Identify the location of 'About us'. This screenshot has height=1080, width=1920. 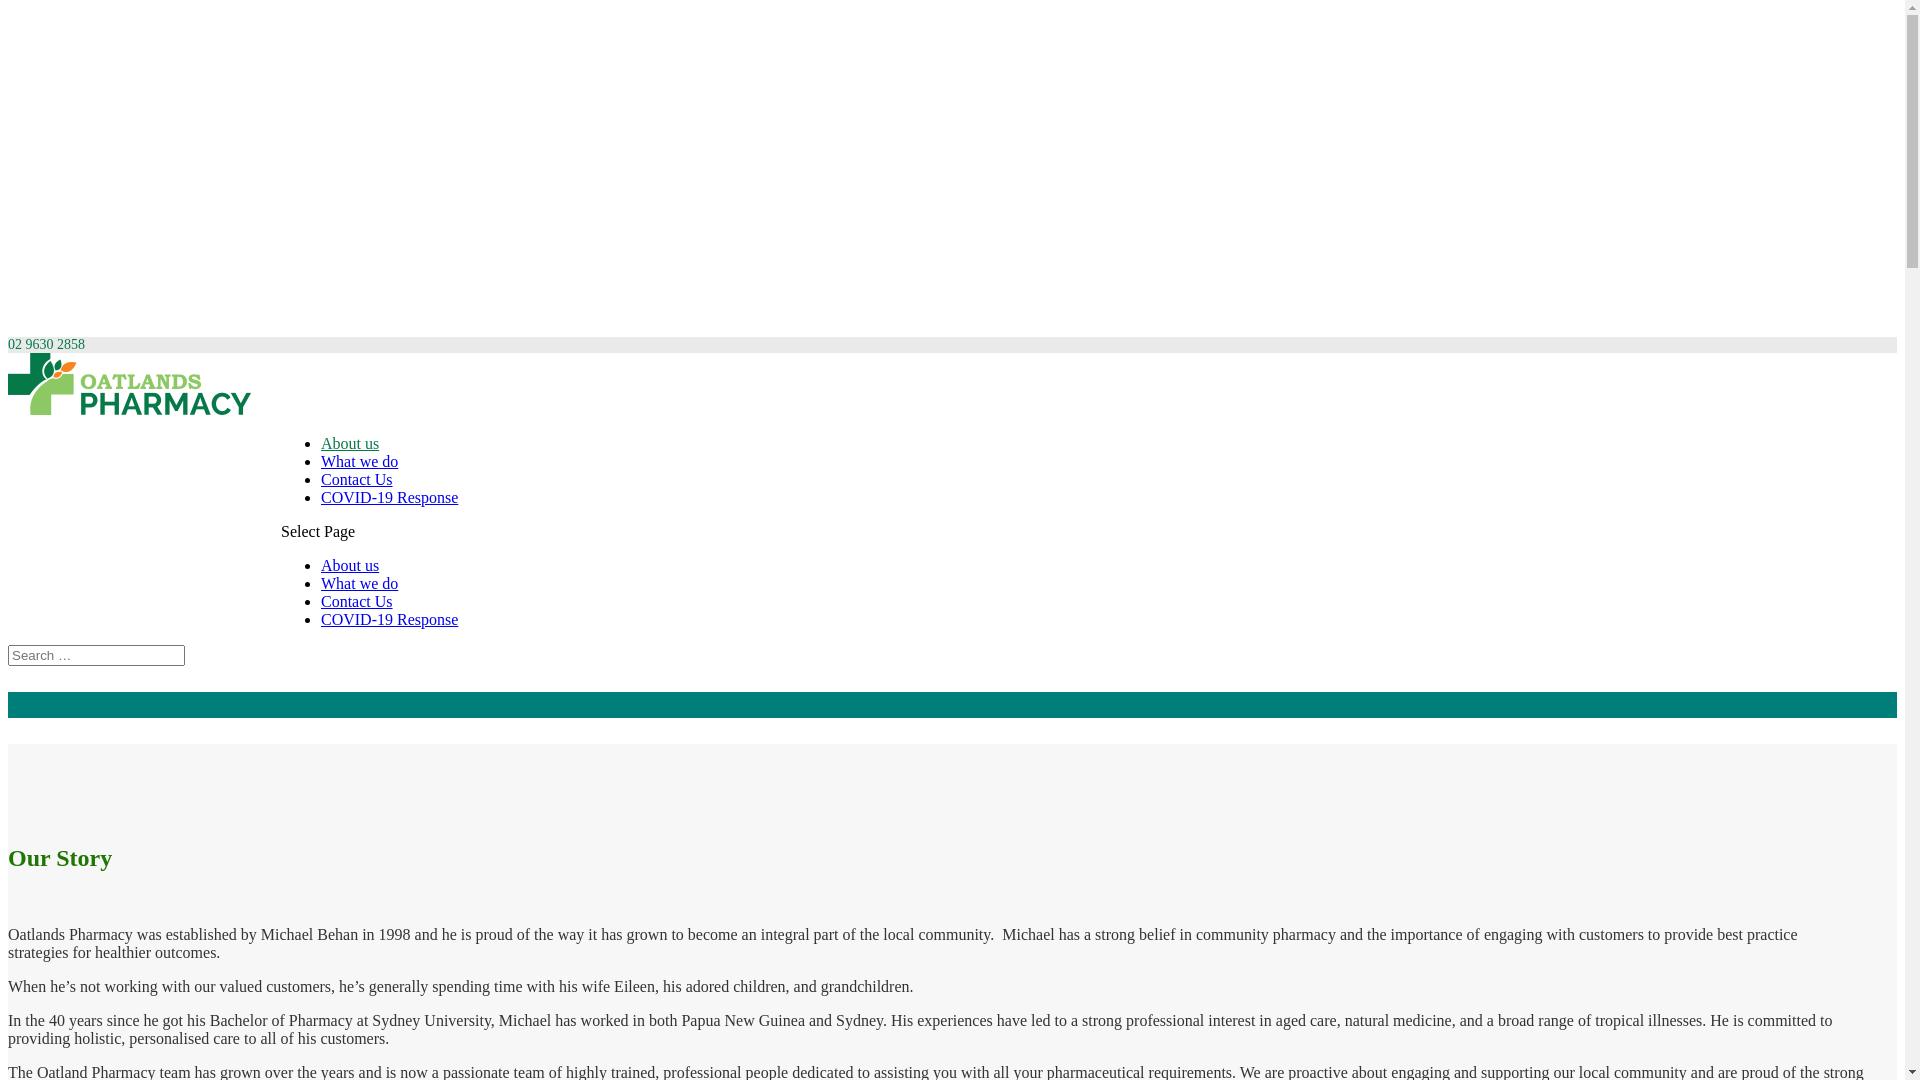
(350, 565).